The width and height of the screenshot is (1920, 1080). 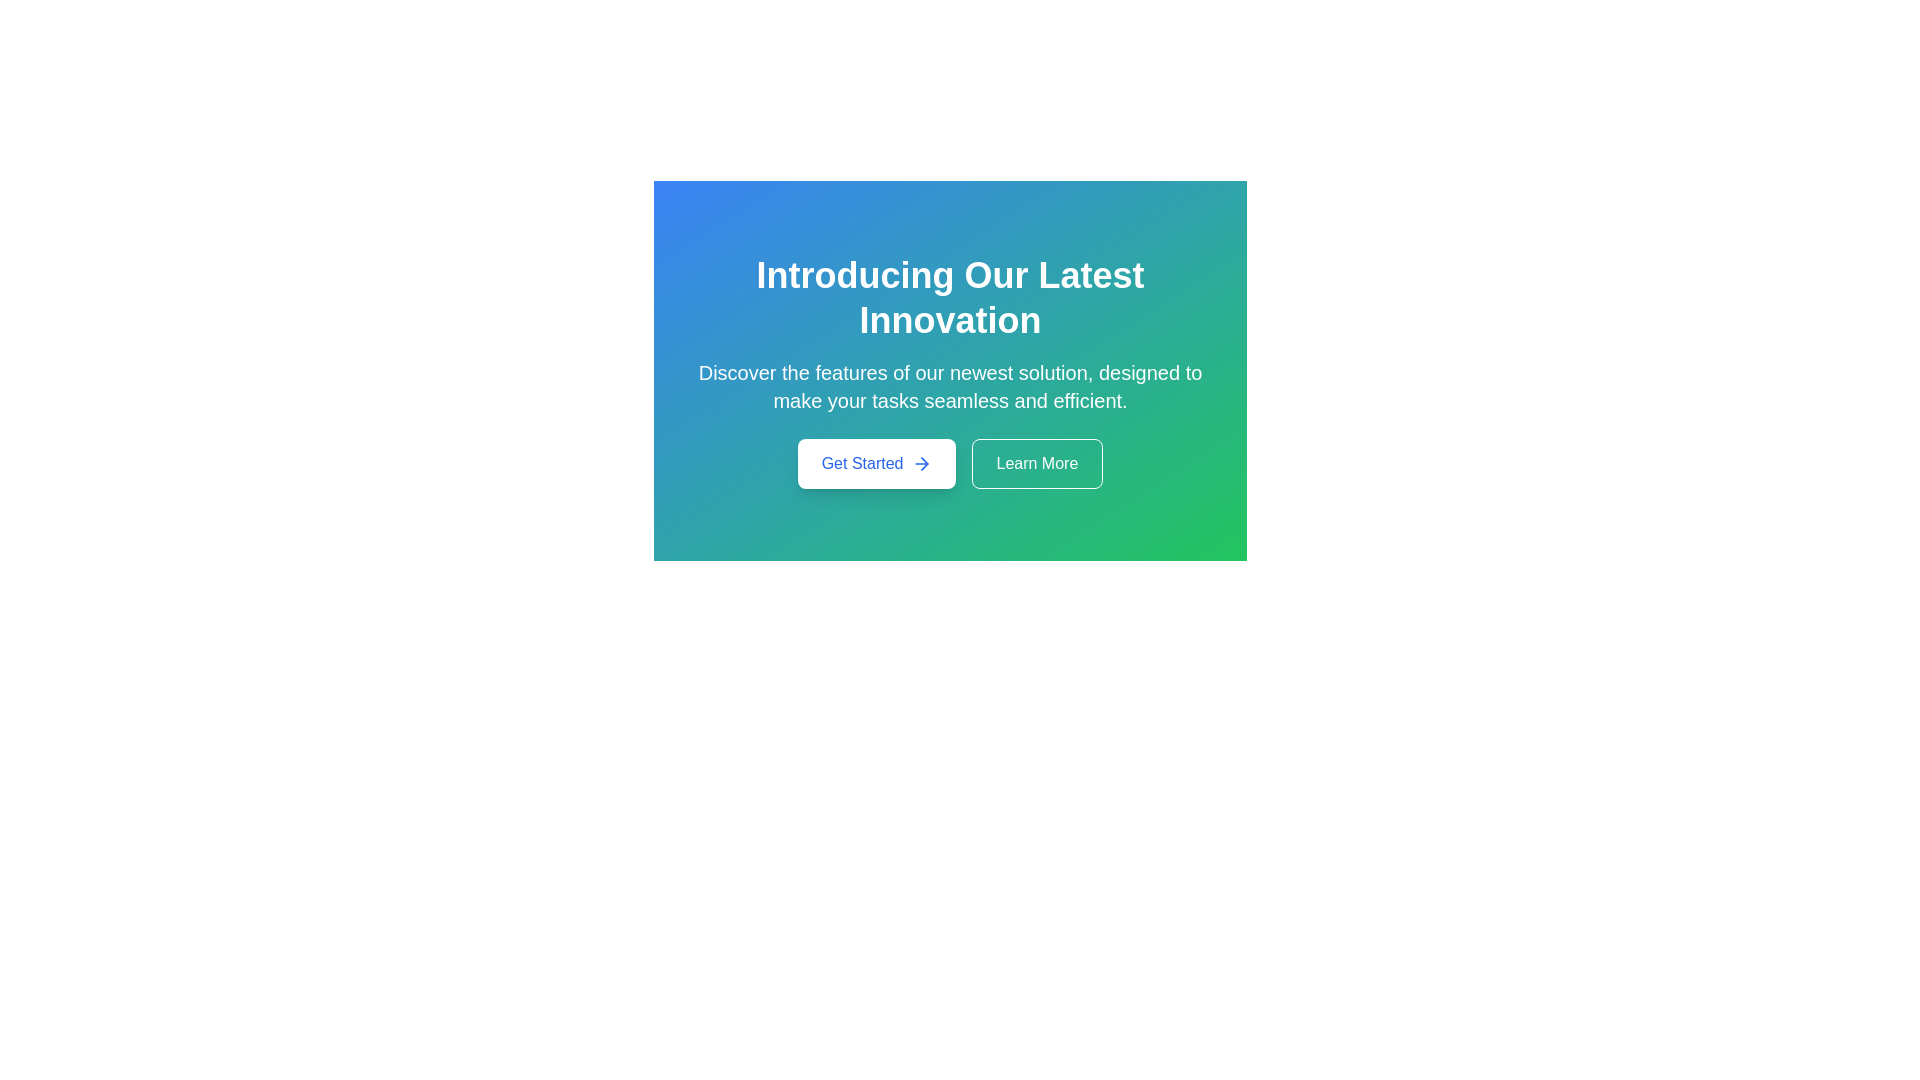 What do you see at coordinates (949, 386) in the screenshot?
I see `static text content that contains the paragraph 'Discover the features of our newest solution, designed to make your tasks seamless and efficient.' This text is styled in a larger font size and is positioned beneath the headline 'Introducing Our Latest Innovation.'` at bounding box center [949, 386].